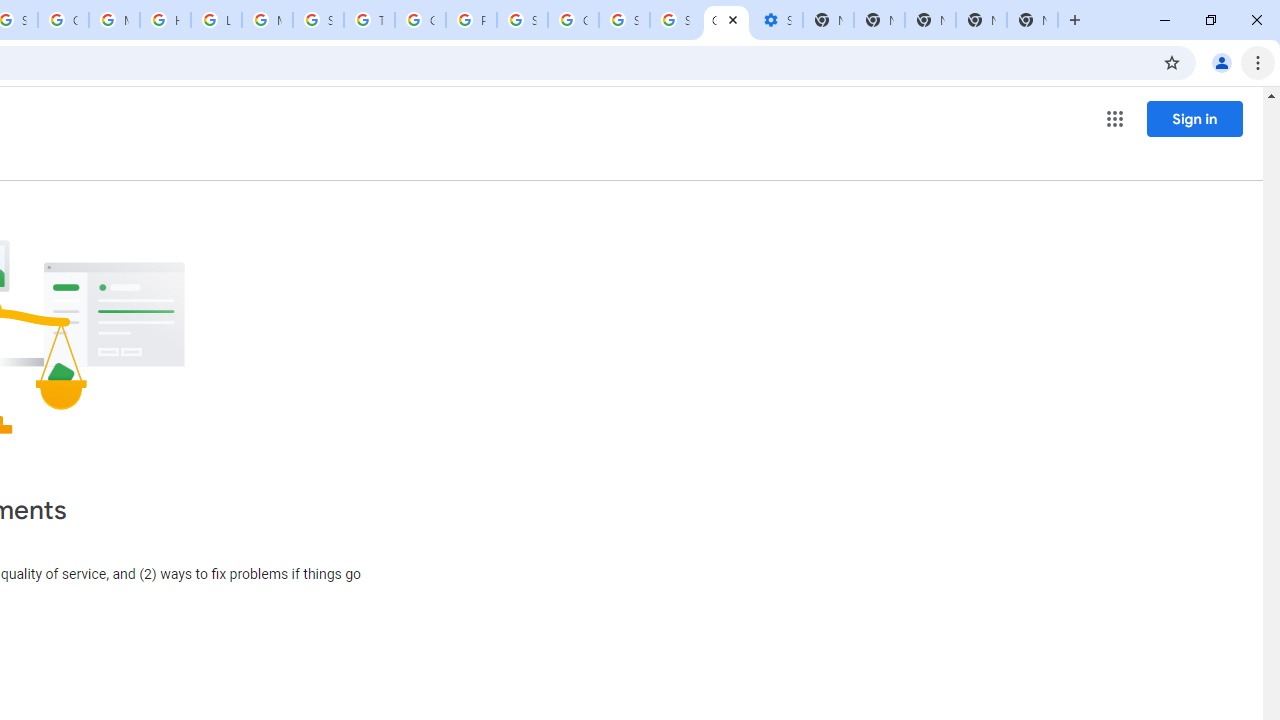 The image size is (1280, 720). I want to click on 'New Tab', so click(1032, 20).